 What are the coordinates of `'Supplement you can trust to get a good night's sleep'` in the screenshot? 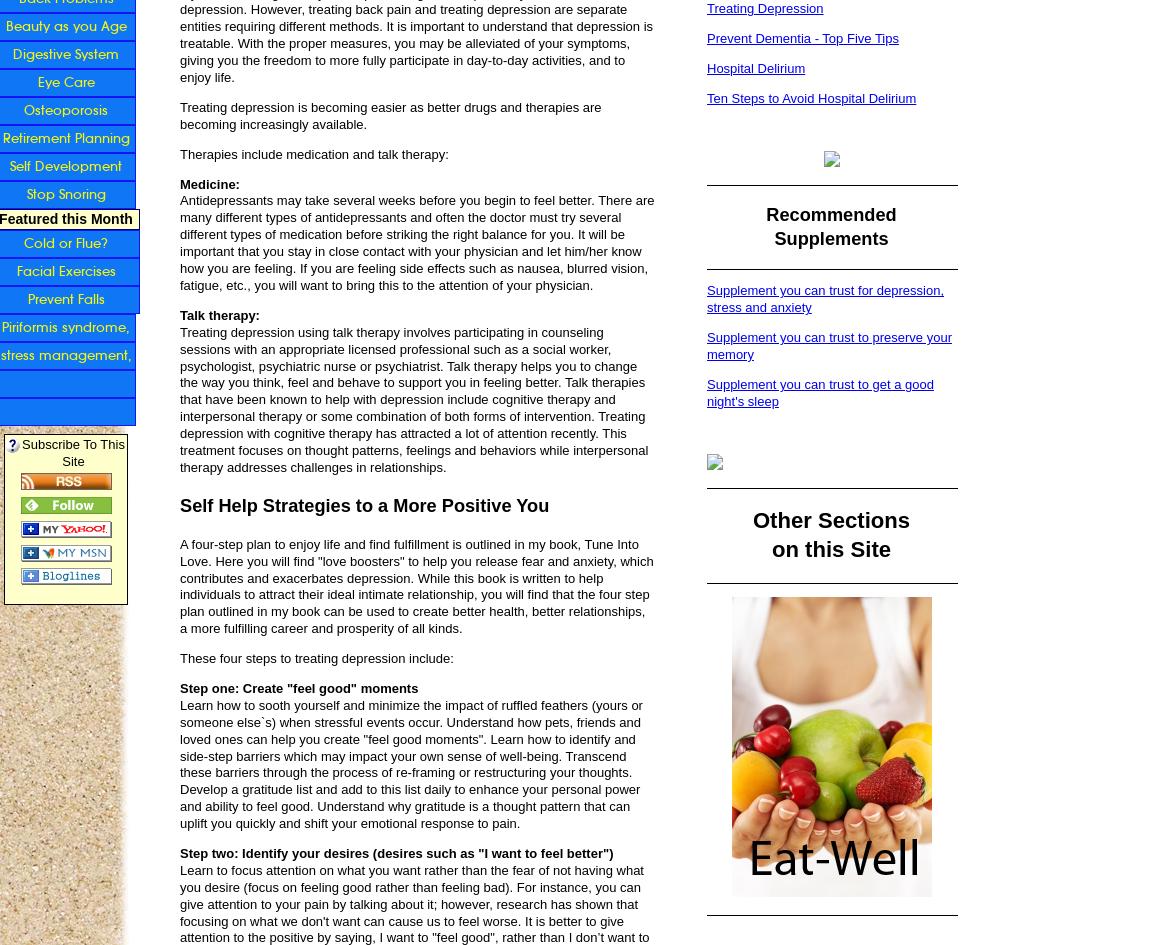 It's located at (818, 390).